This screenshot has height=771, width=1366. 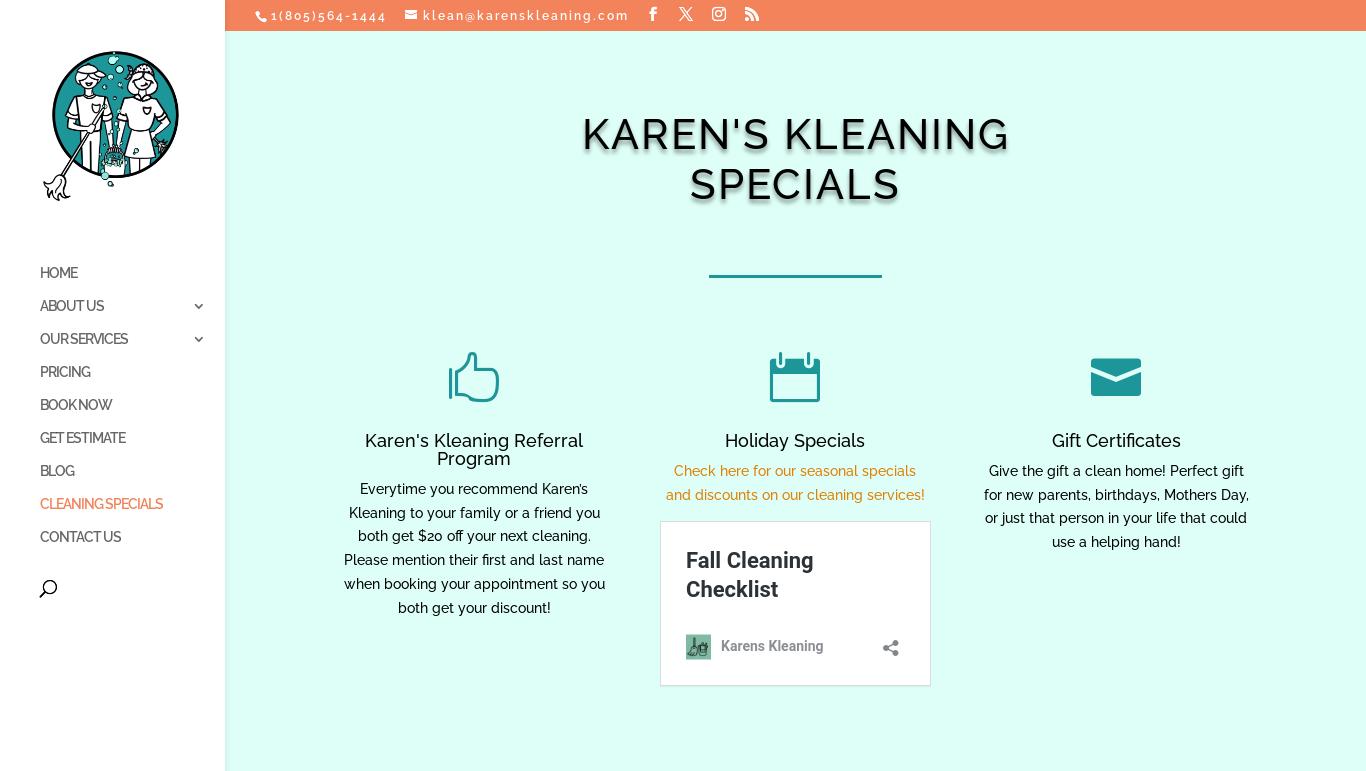 I want to click on 'BOOK NOW', so click(x=40, y=403).